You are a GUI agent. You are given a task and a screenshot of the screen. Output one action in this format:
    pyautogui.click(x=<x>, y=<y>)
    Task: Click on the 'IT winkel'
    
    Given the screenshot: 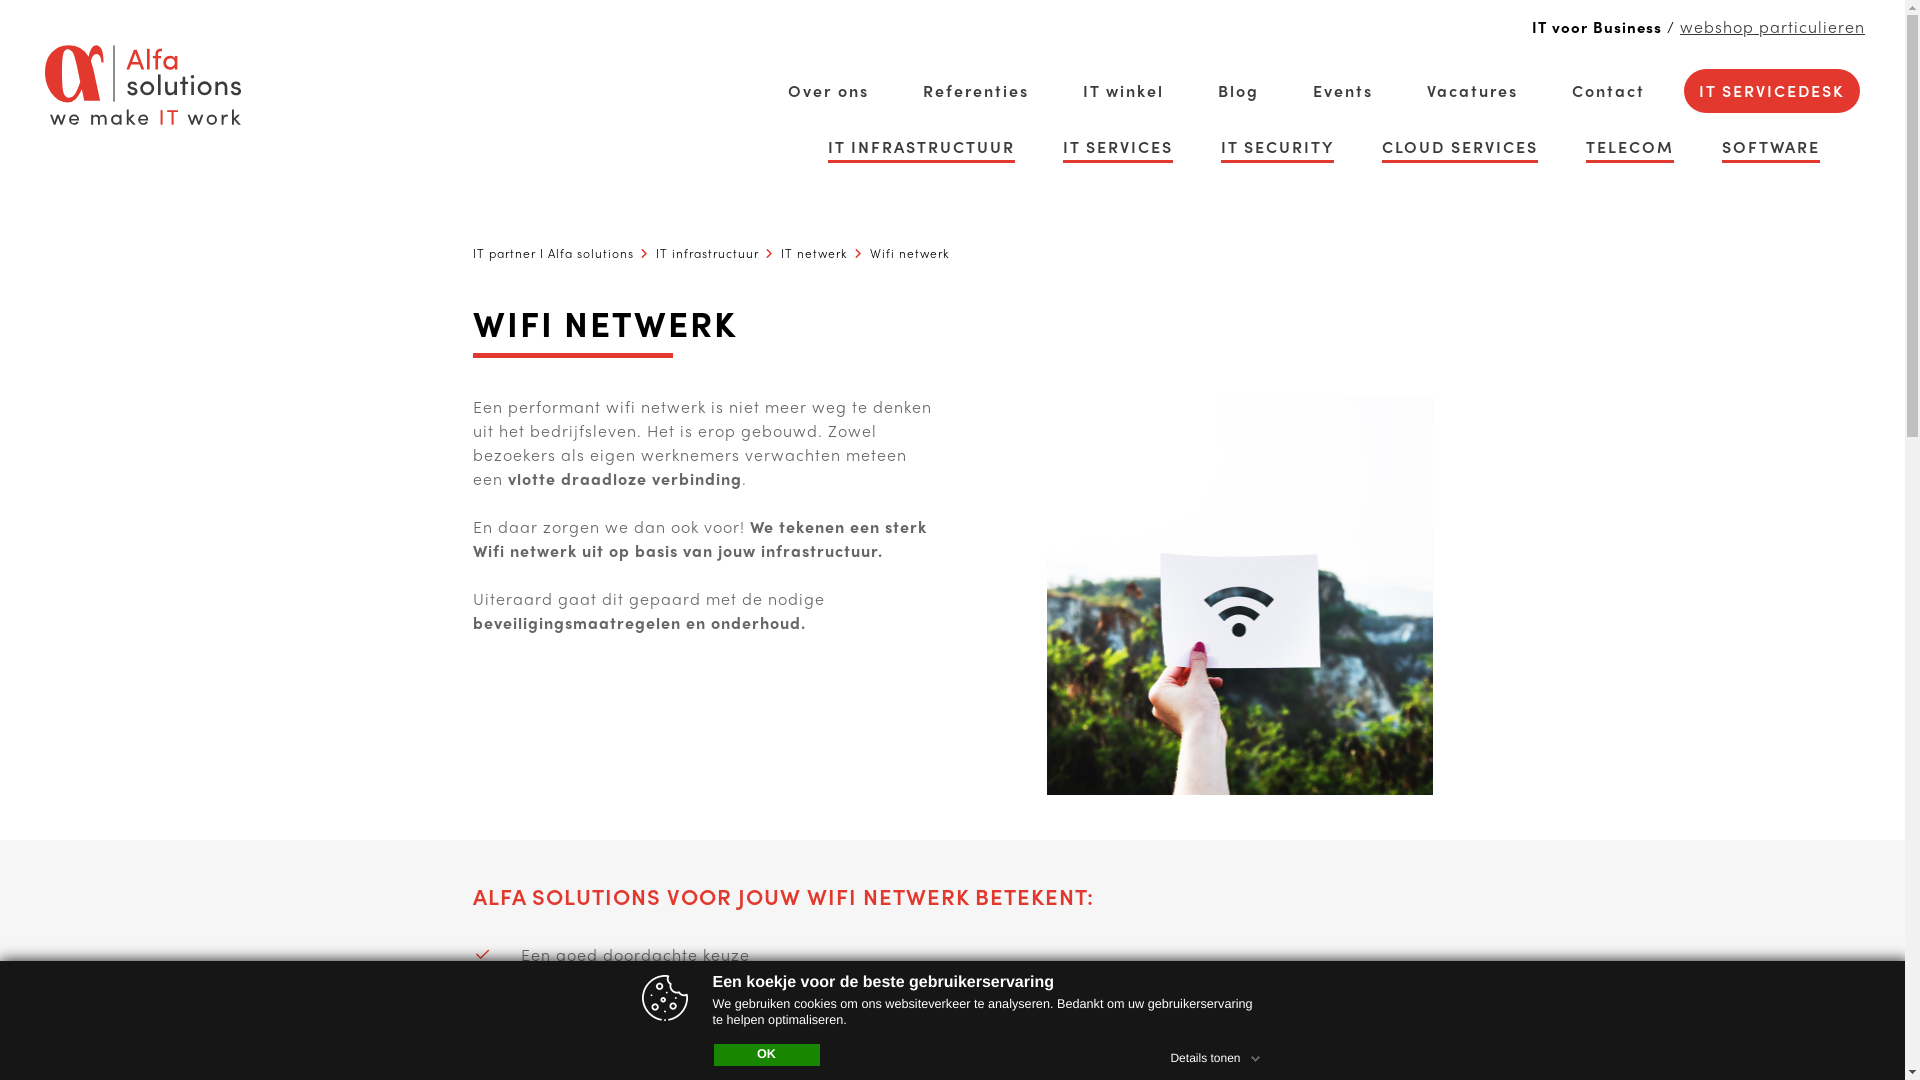 What is the action you would take?
    pyautogui.click(x=1123, y=91)
    